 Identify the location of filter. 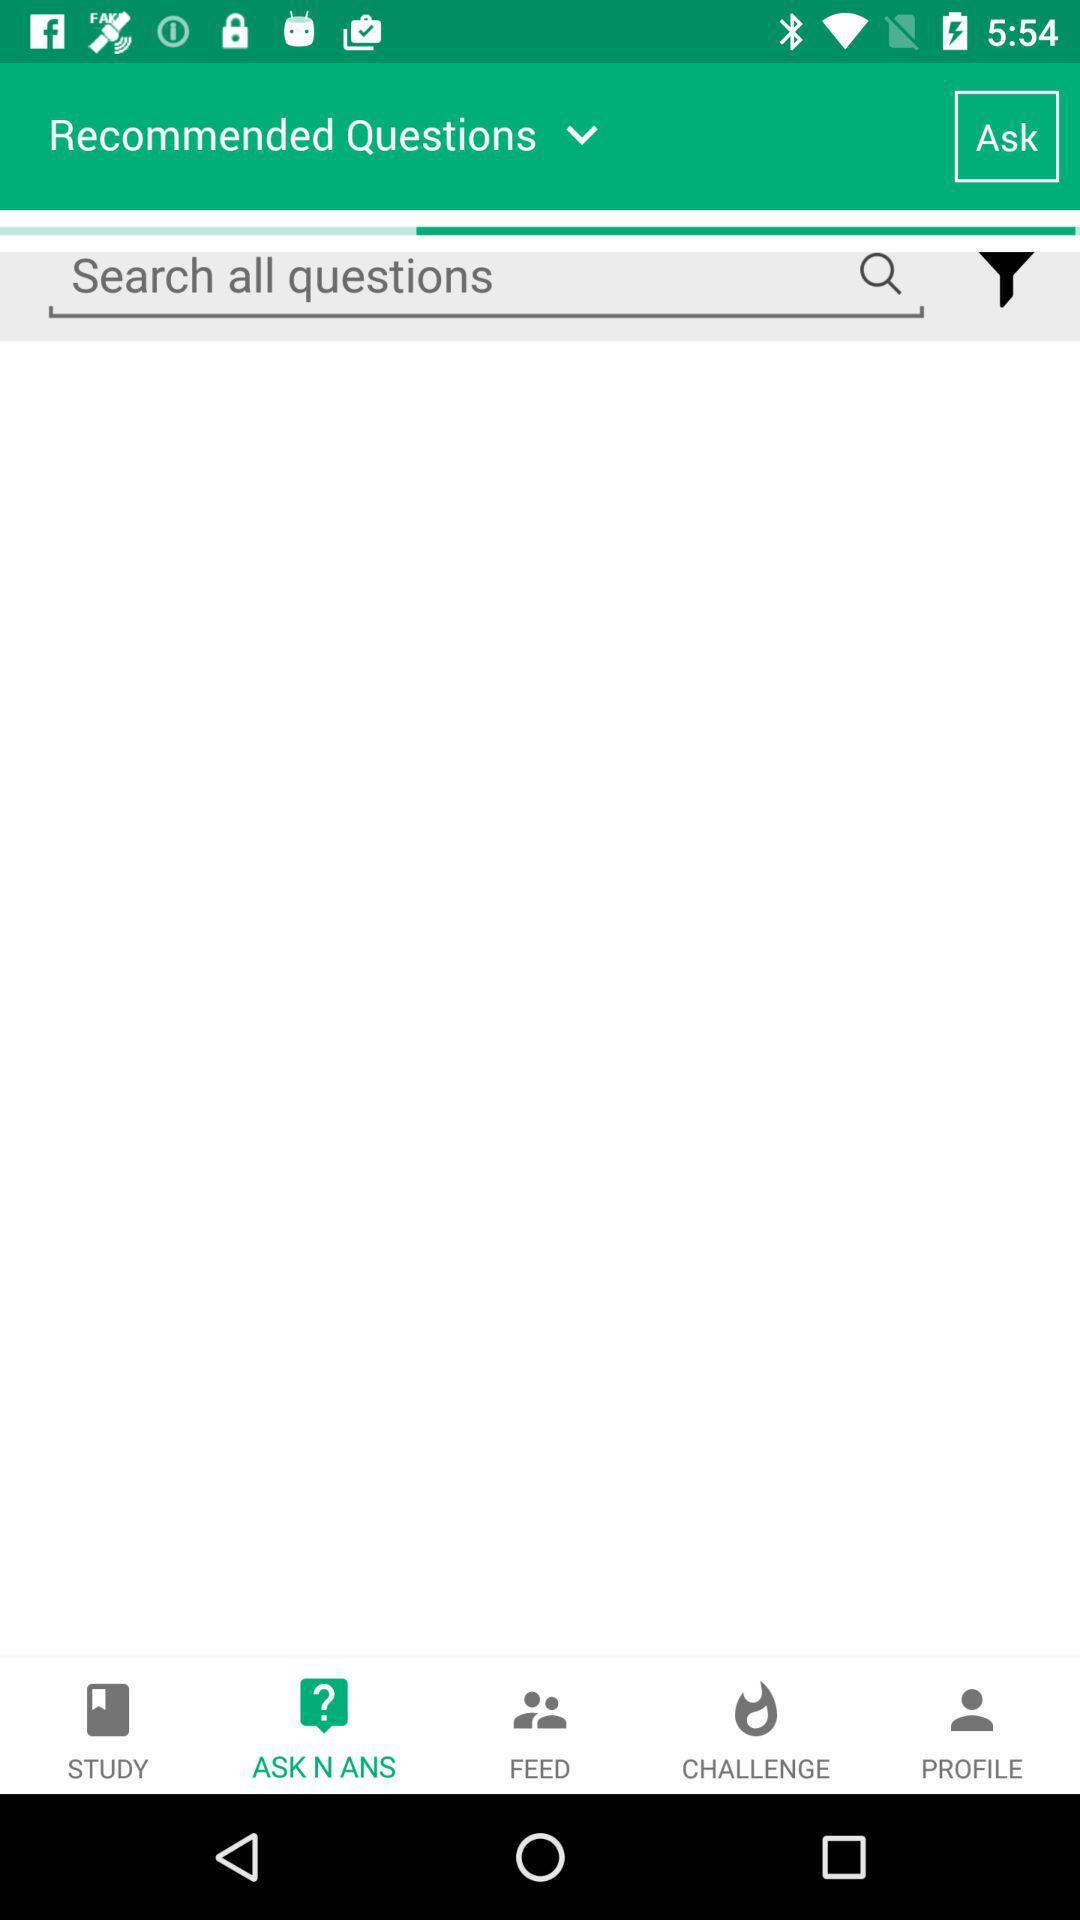
(1006, 274).